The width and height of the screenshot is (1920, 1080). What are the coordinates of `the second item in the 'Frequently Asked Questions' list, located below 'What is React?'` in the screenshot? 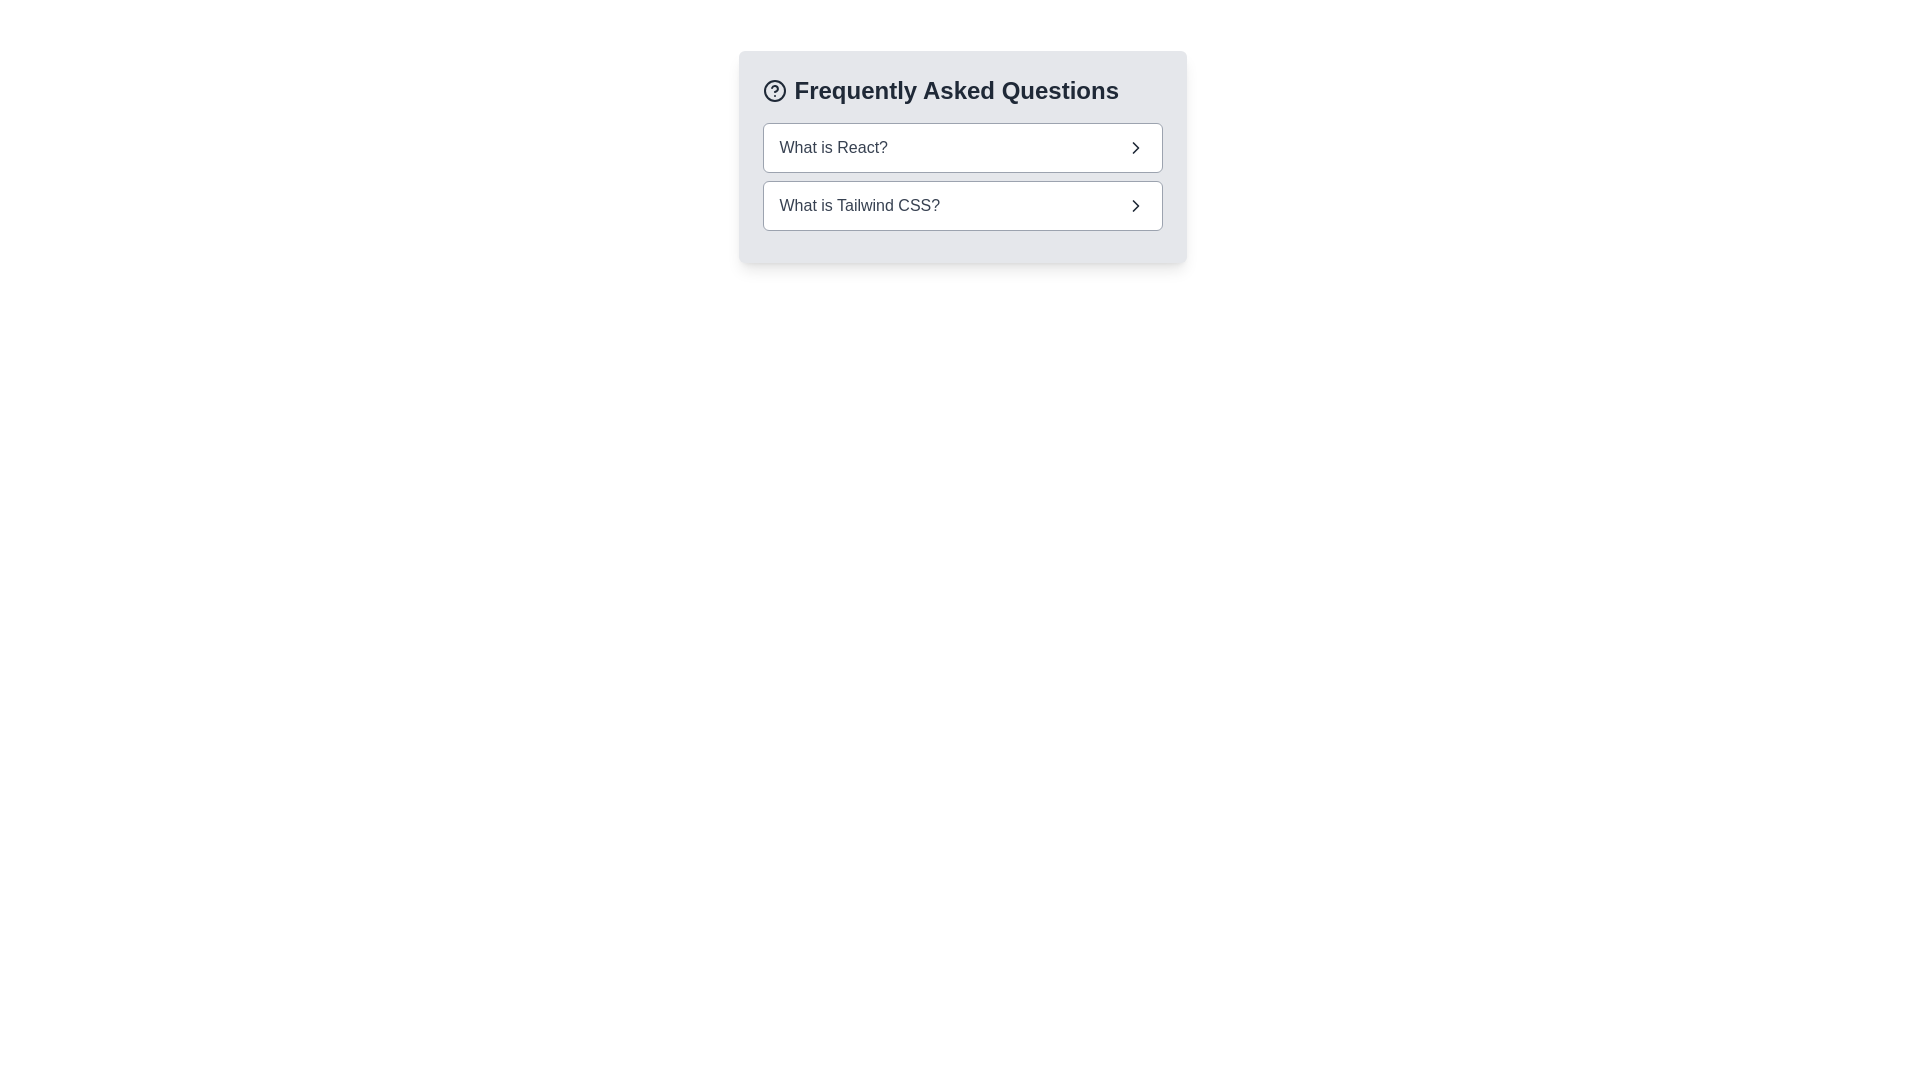 It's located at (962, 205).